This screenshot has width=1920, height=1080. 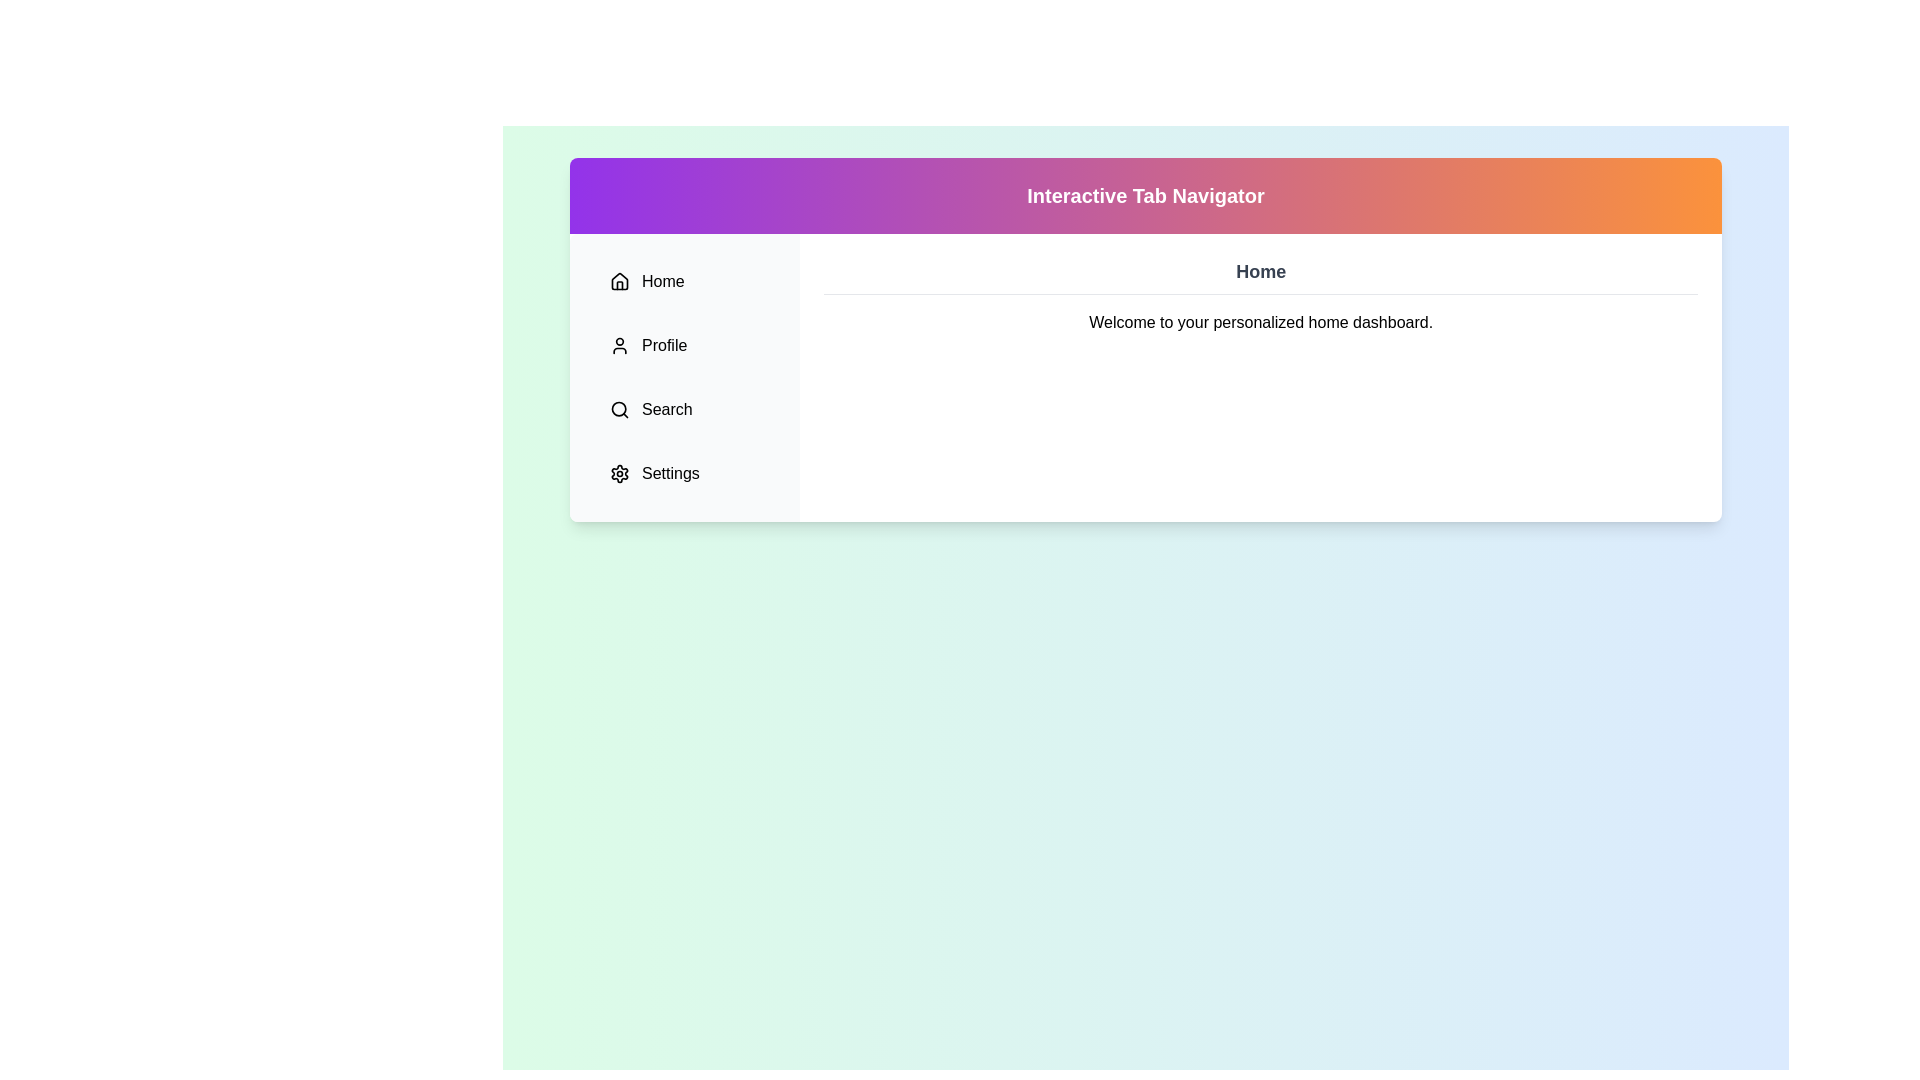 I want to click on the Settings tab from the sidebar menu, so click(x=685, y=474).